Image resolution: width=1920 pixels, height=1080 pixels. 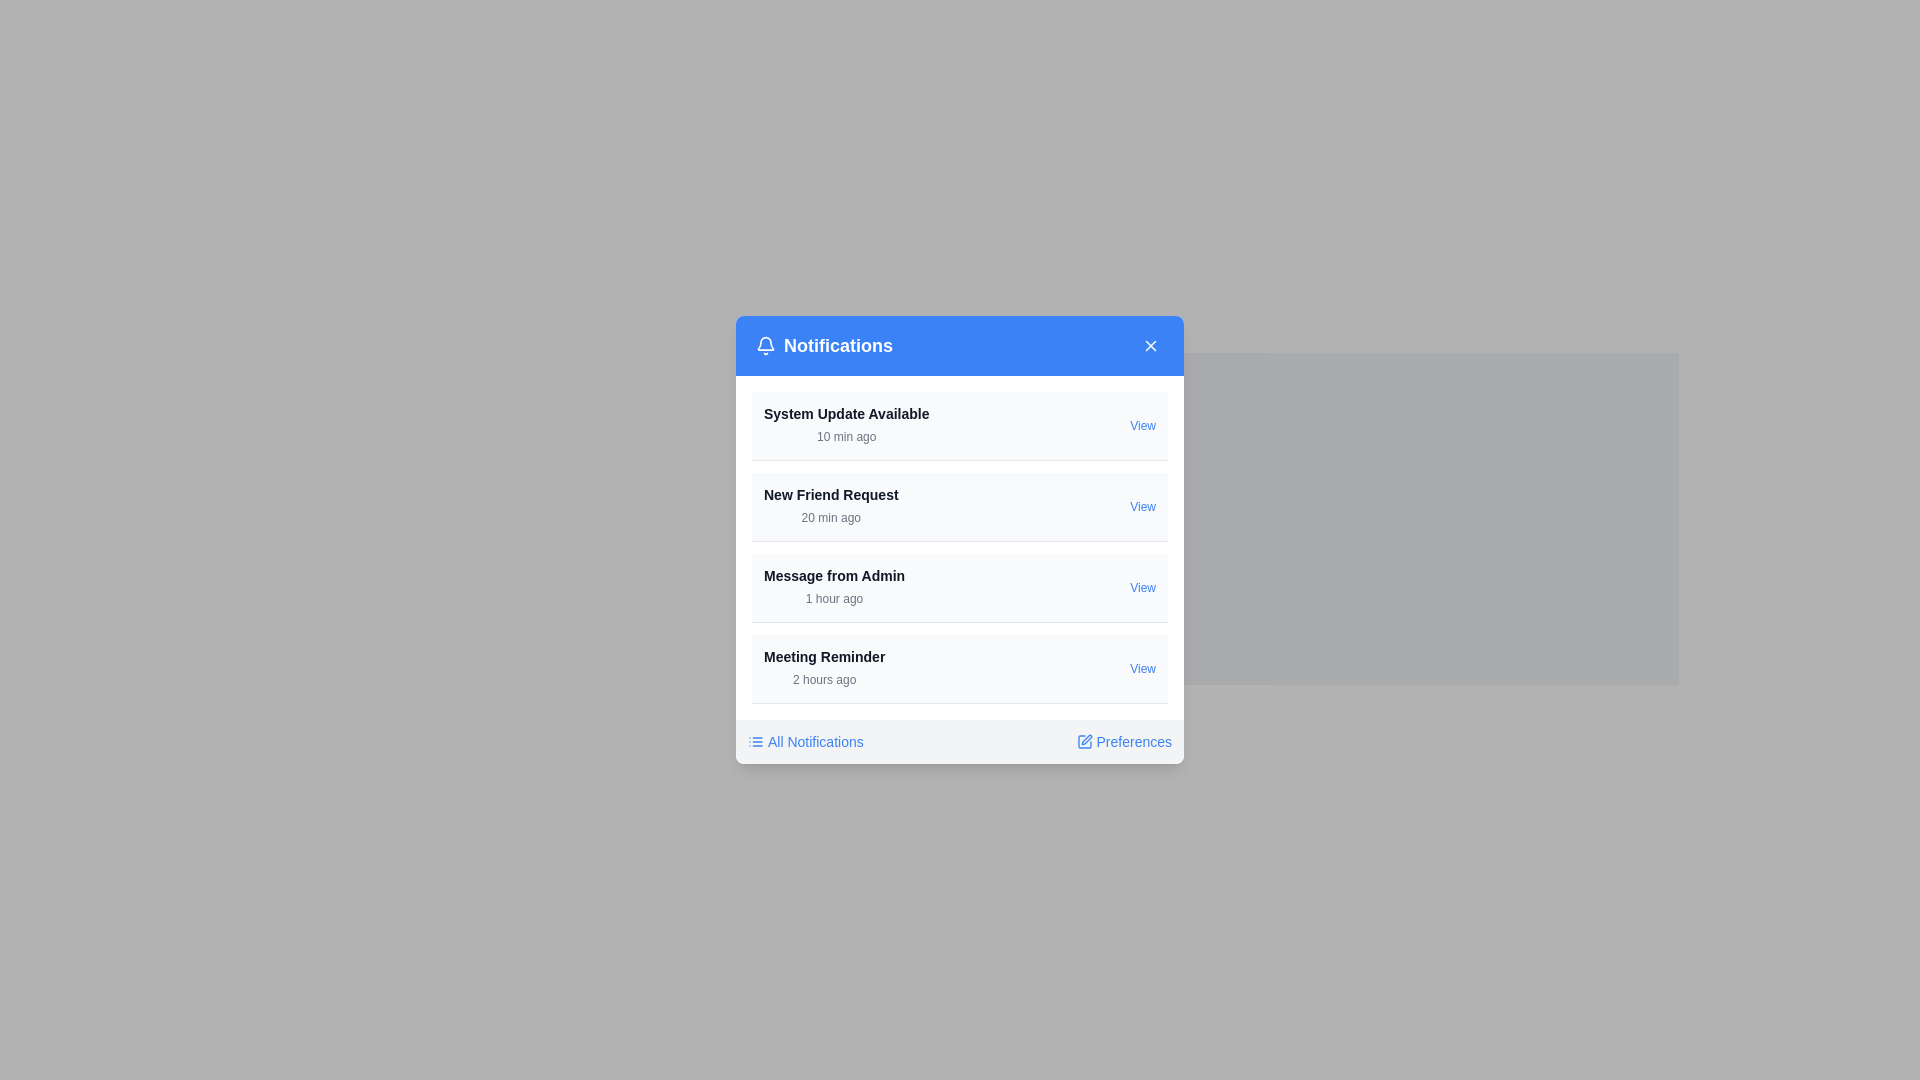 I want to click on the close button located in the upper-right corner of the 'Notifications' header section, which is positioned to the right of the text label 'Notifications', so click(x=1151, y=345).